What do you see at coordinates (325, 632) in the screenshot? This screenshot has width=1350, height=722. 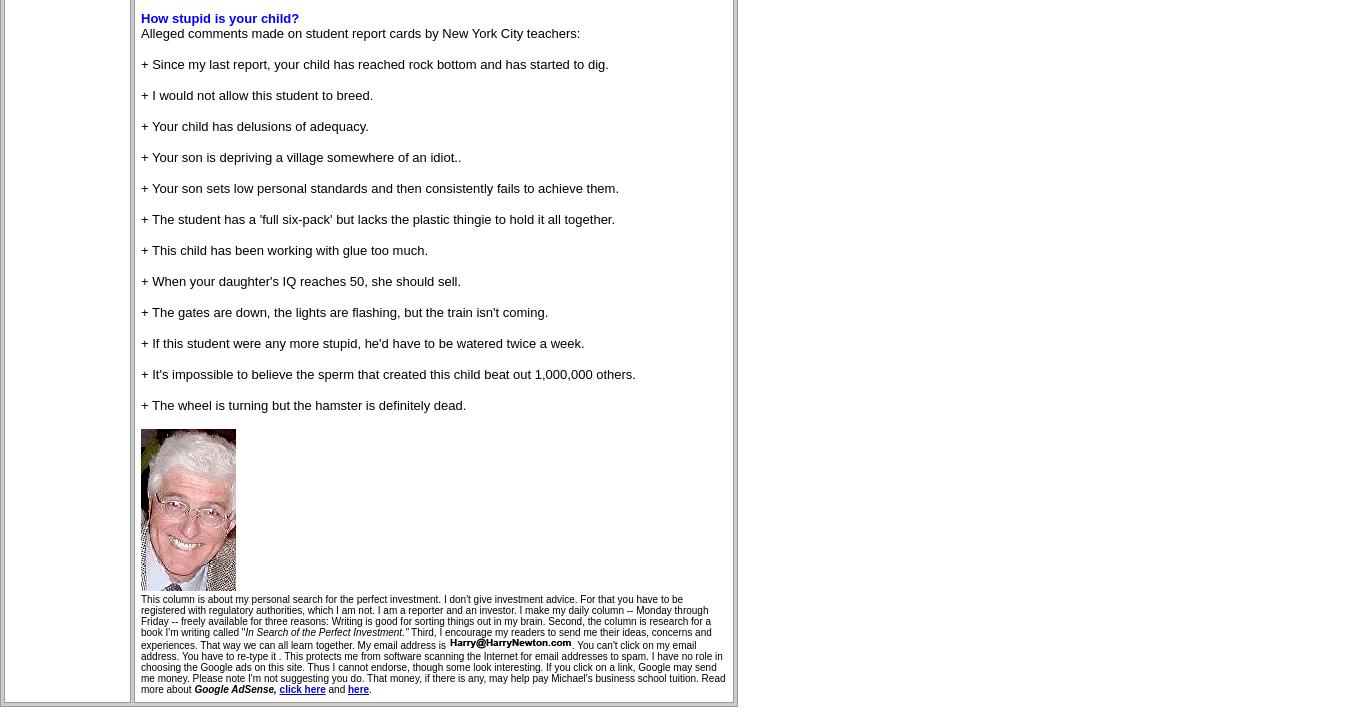 I see `'In Search of the 
  Perfect Investment."'` at bounding box center [325, 632].